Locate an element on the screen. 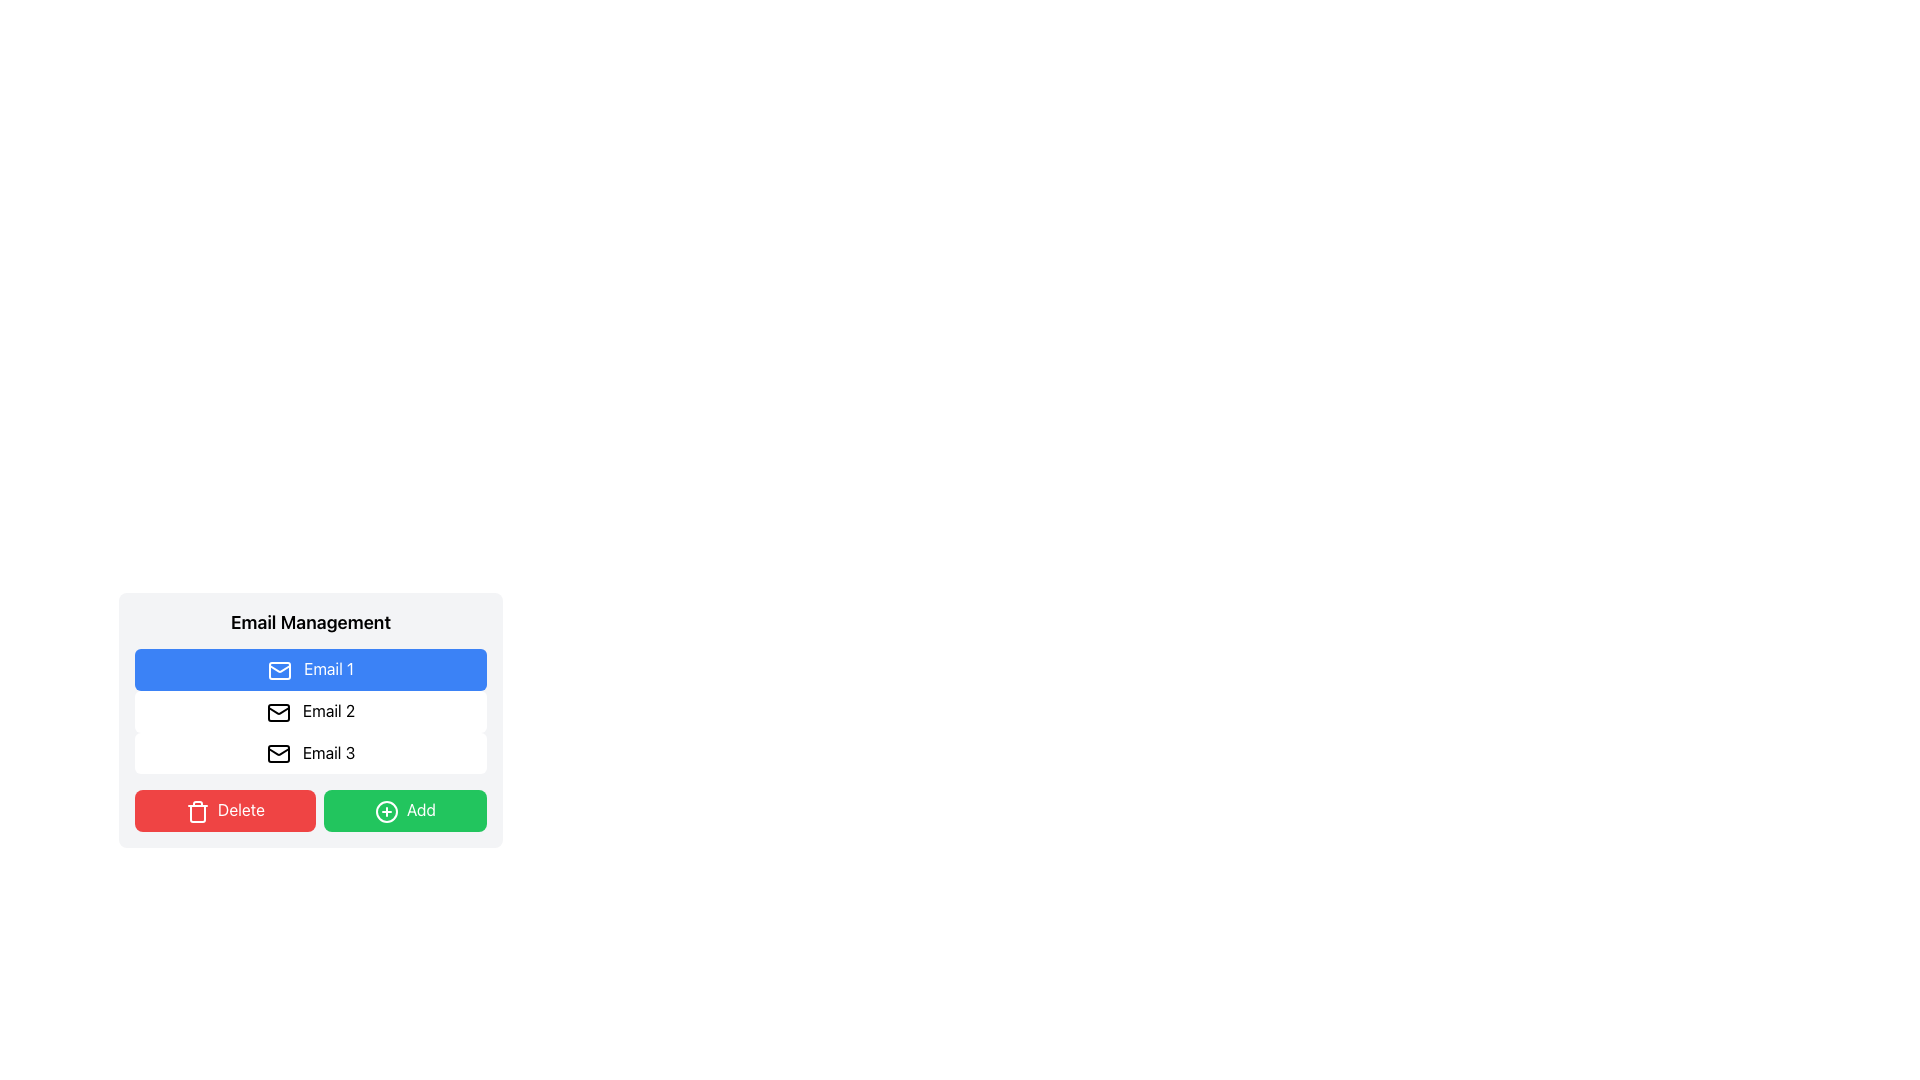 This screenshot has width=1920, height=1080. the slanted lines of the opened envelope icon associated with the second email entry ('Email 2') in the 'Email Management' section is located at coordinates (277, 709).